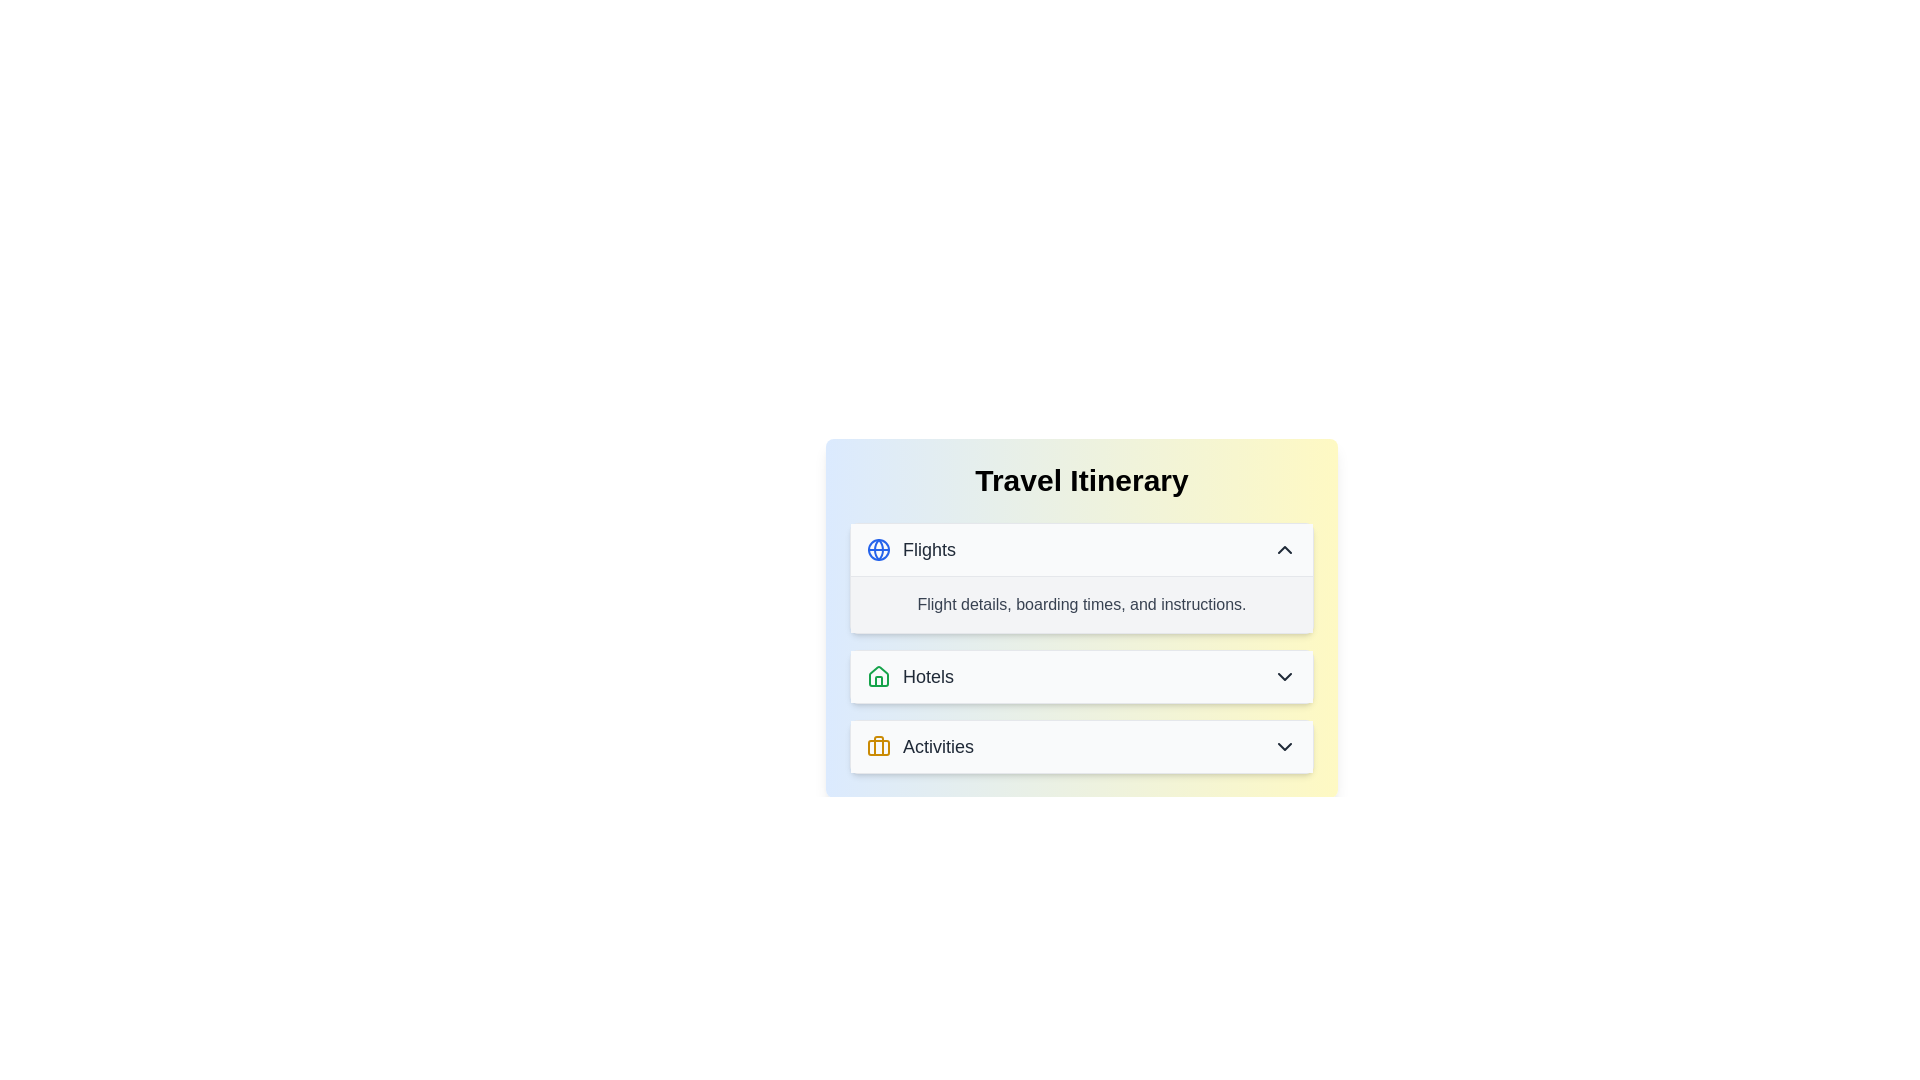  Describe the element at coordinates (878, 675) in the screenshot. I see `the green house icon outlined in green strokes, located in the central section of the Hotels row in the Travel Itinerary card interface` at that location.